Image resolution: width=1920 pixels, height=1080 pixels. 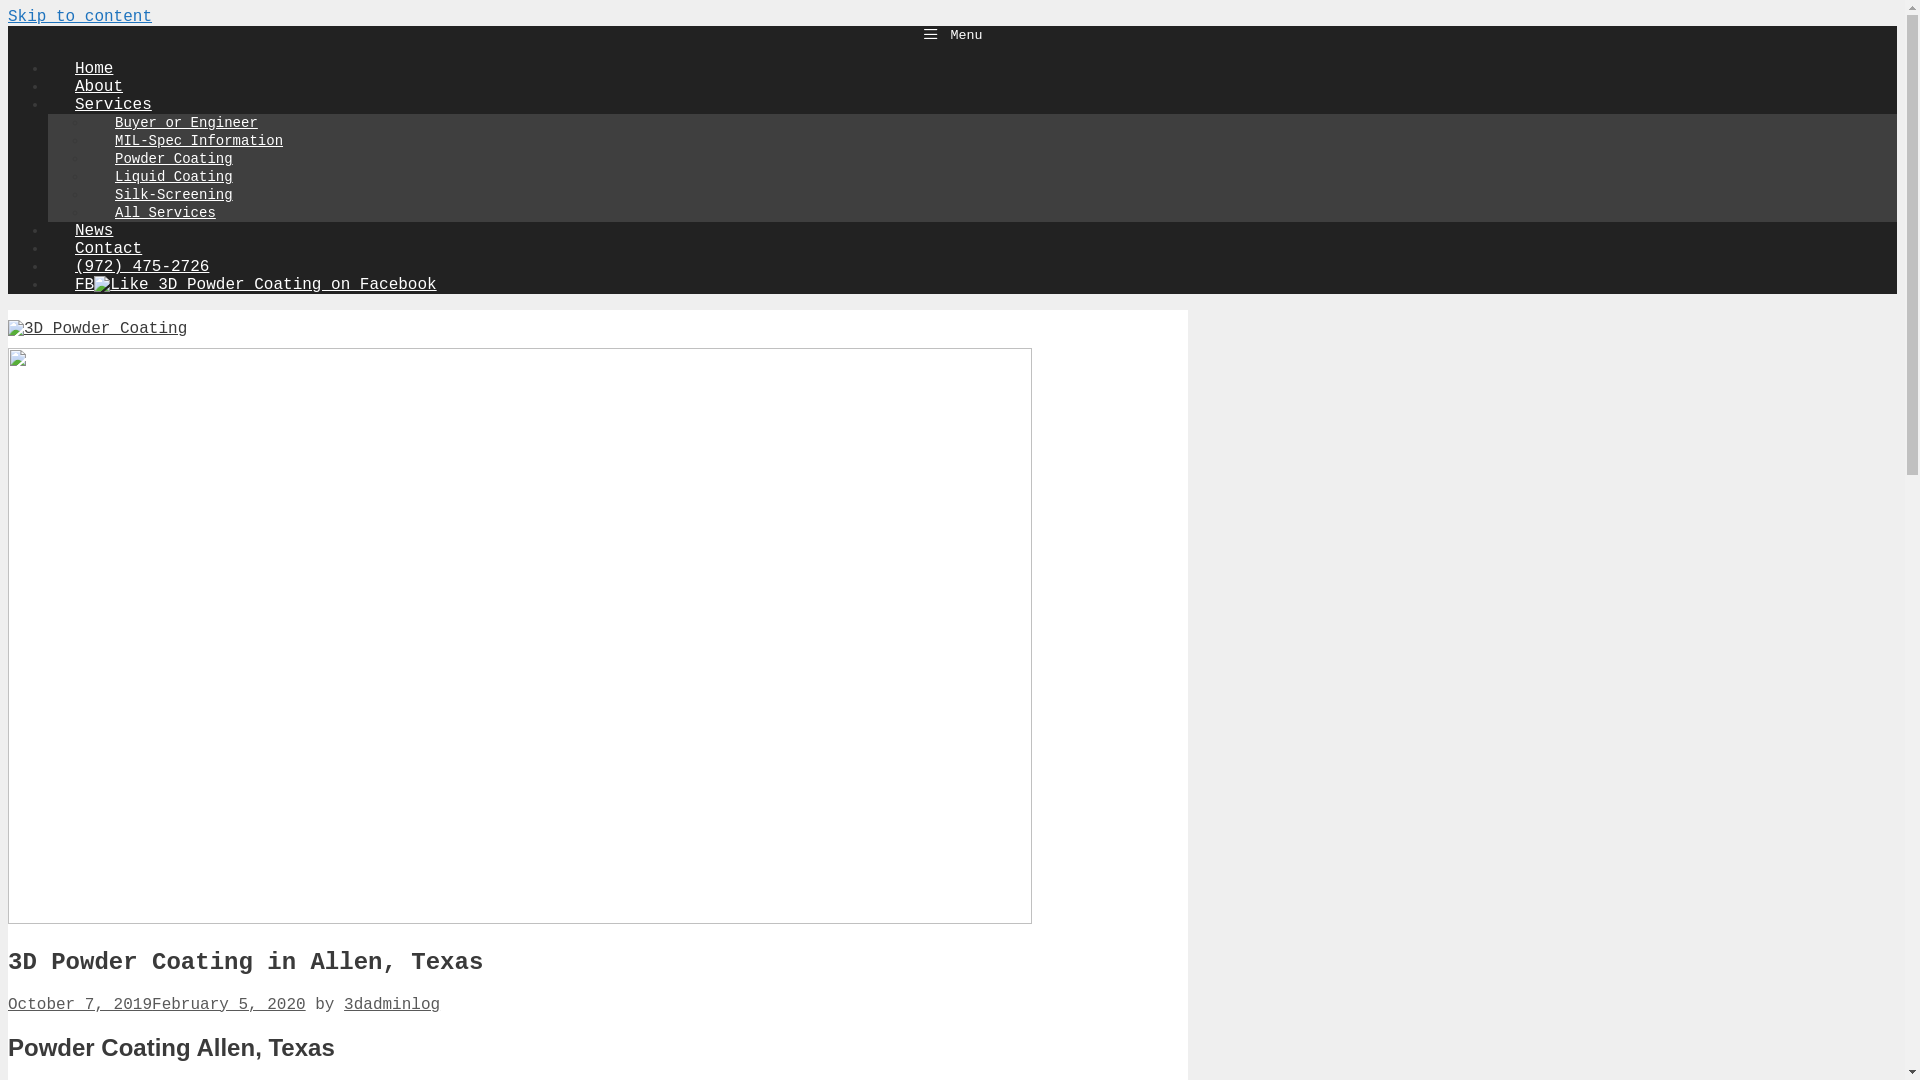 What do you see at coordinates (48, 230) in the screenshot?
I see `'News'` at bounding box center [48, 230].